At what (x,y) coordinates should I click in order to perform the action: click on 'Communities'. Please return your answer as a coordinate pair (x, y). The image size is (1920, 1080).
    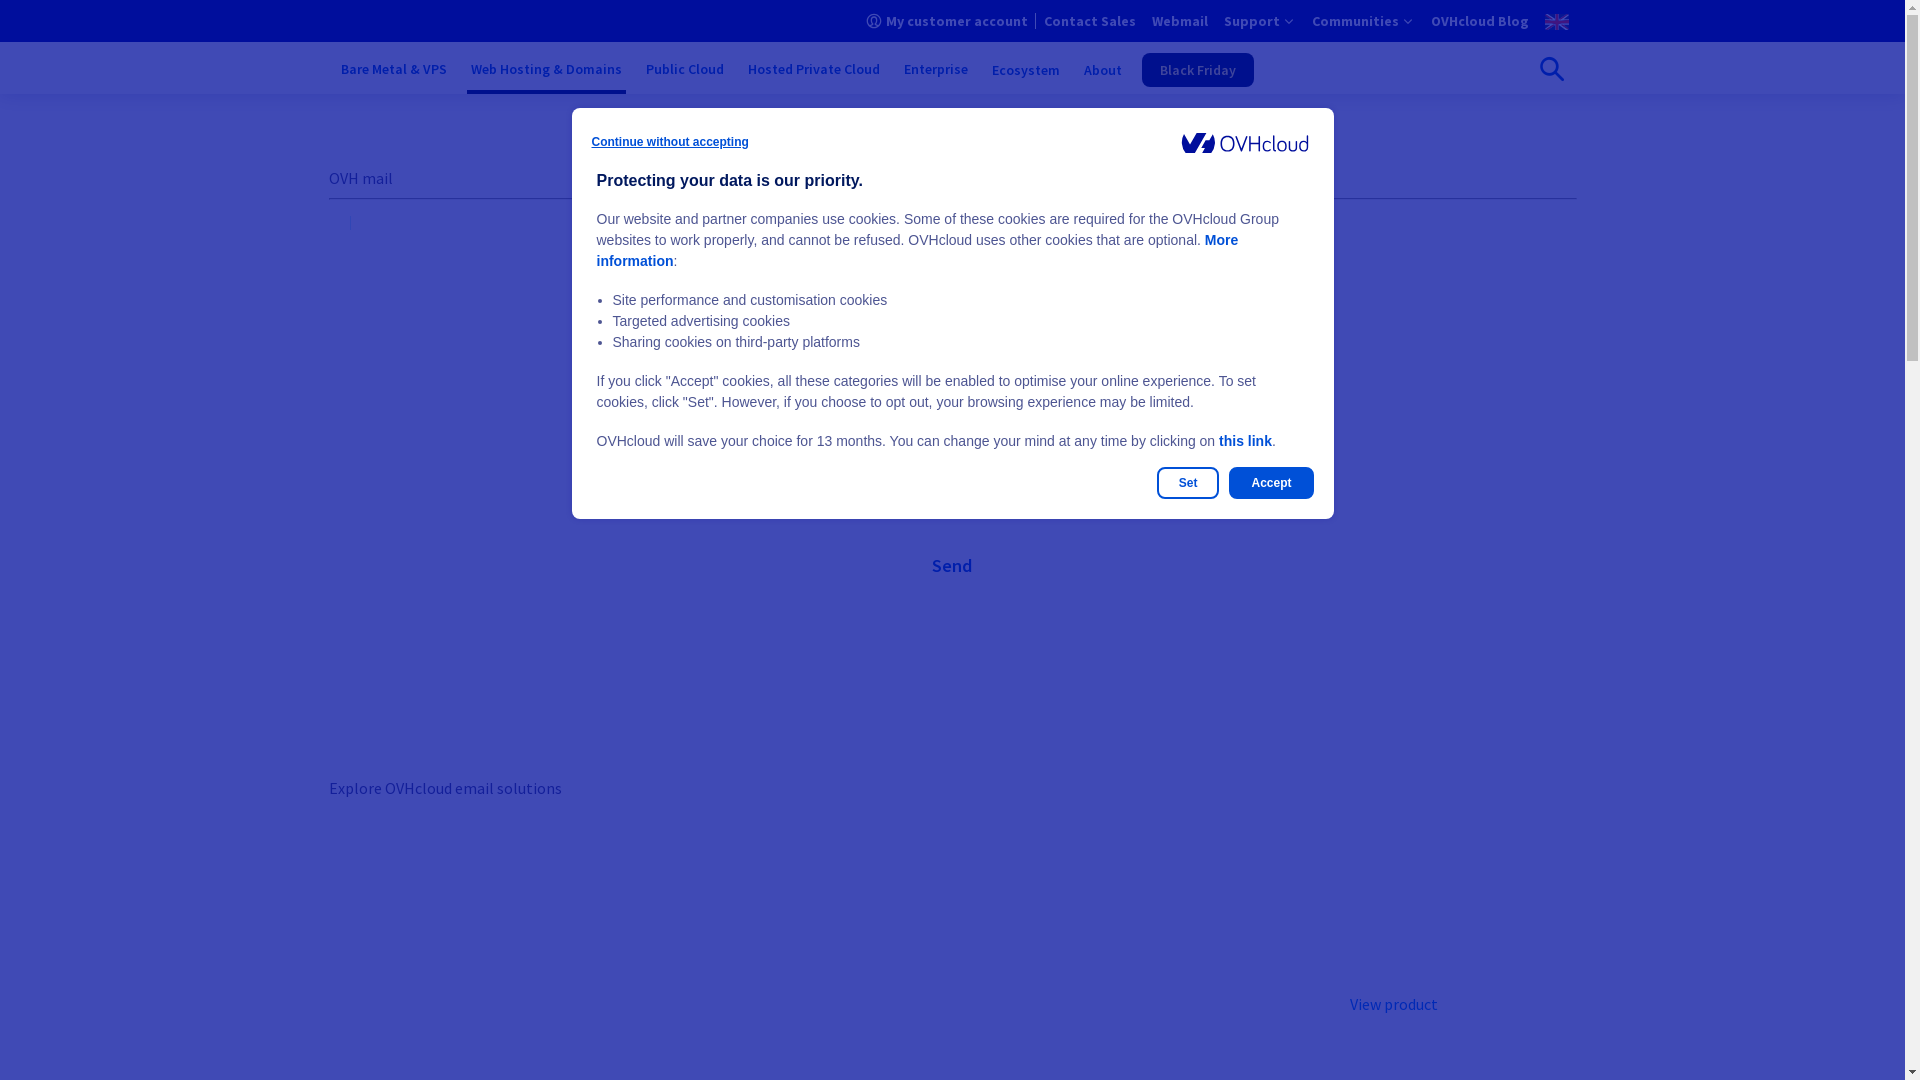
    Looking at the image, I should click on (1311, 20).